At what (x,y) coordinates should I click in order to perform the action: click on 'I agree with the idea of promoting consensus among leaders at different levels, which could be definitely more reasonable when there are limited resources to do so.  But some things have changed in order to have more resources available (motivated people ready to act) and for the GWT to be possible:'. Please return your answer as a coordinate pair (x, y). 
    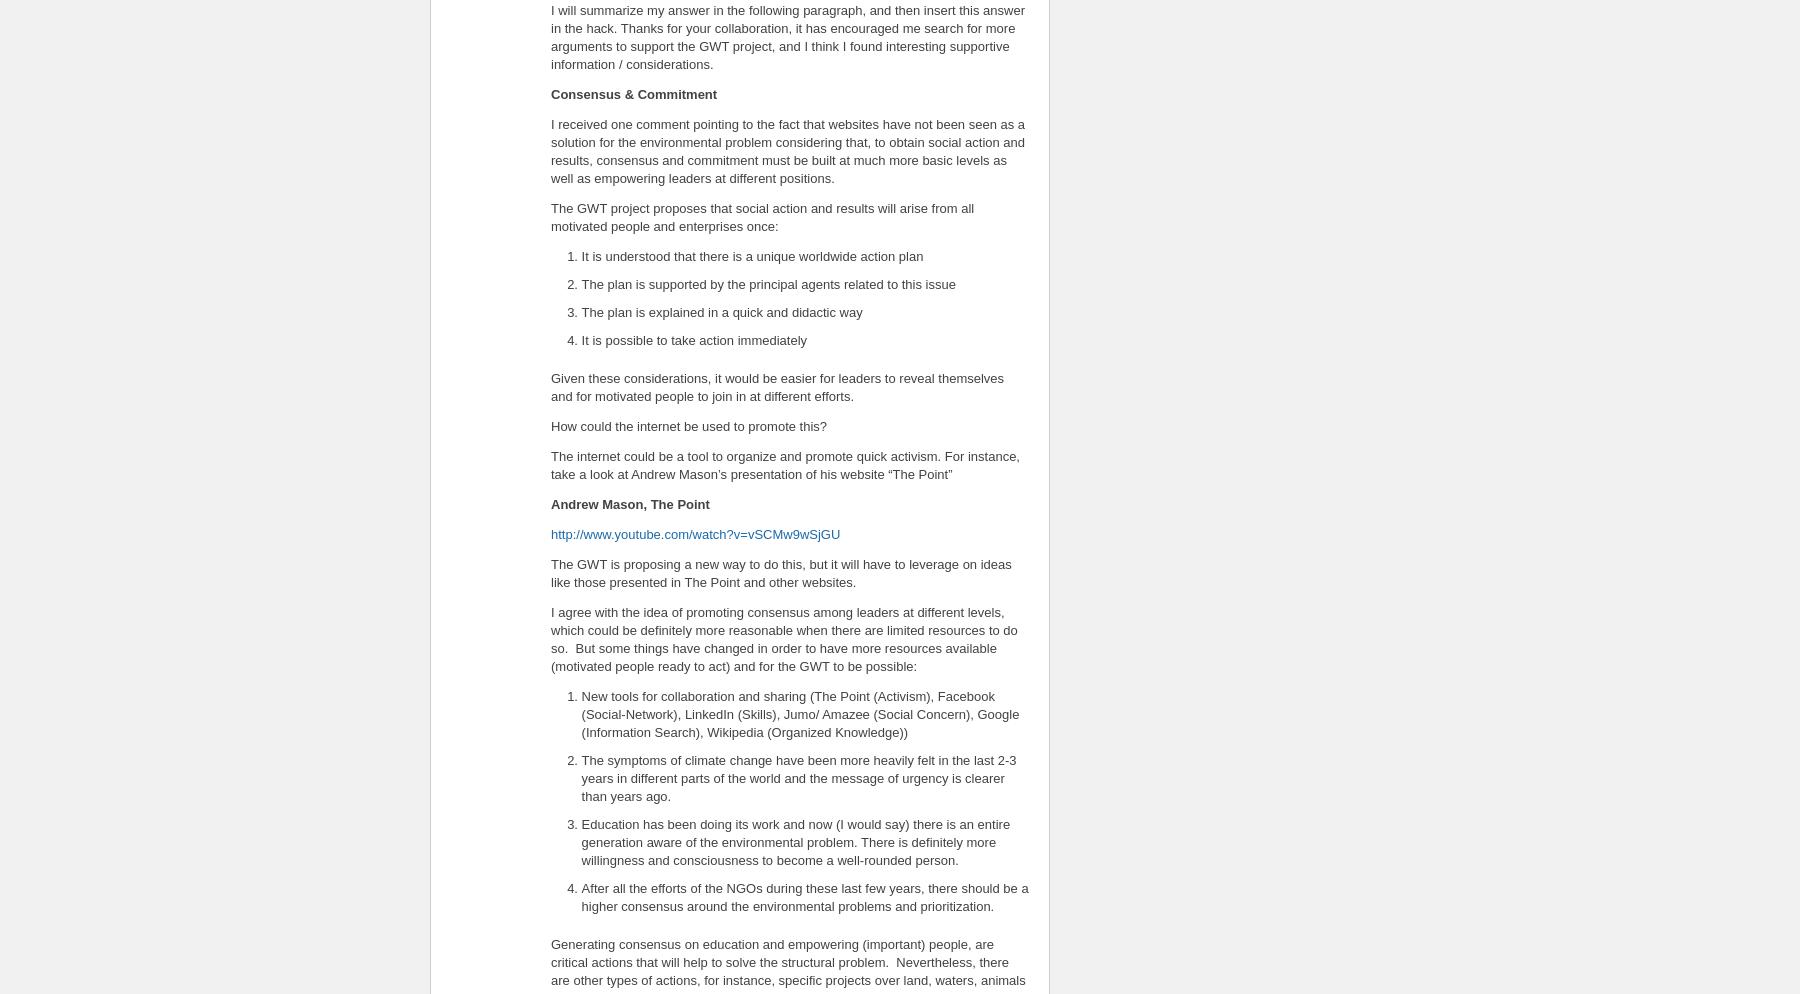
    Looking at the image, I should click on (783, 637).